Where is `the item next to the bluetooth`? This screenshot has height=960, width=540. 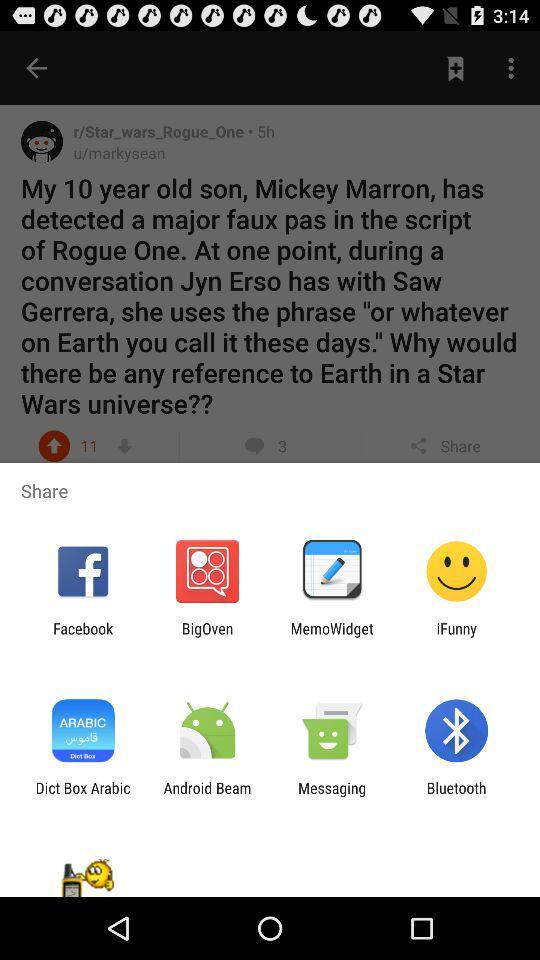
the item next to the bluetooth is located at coordinates (332, 796).